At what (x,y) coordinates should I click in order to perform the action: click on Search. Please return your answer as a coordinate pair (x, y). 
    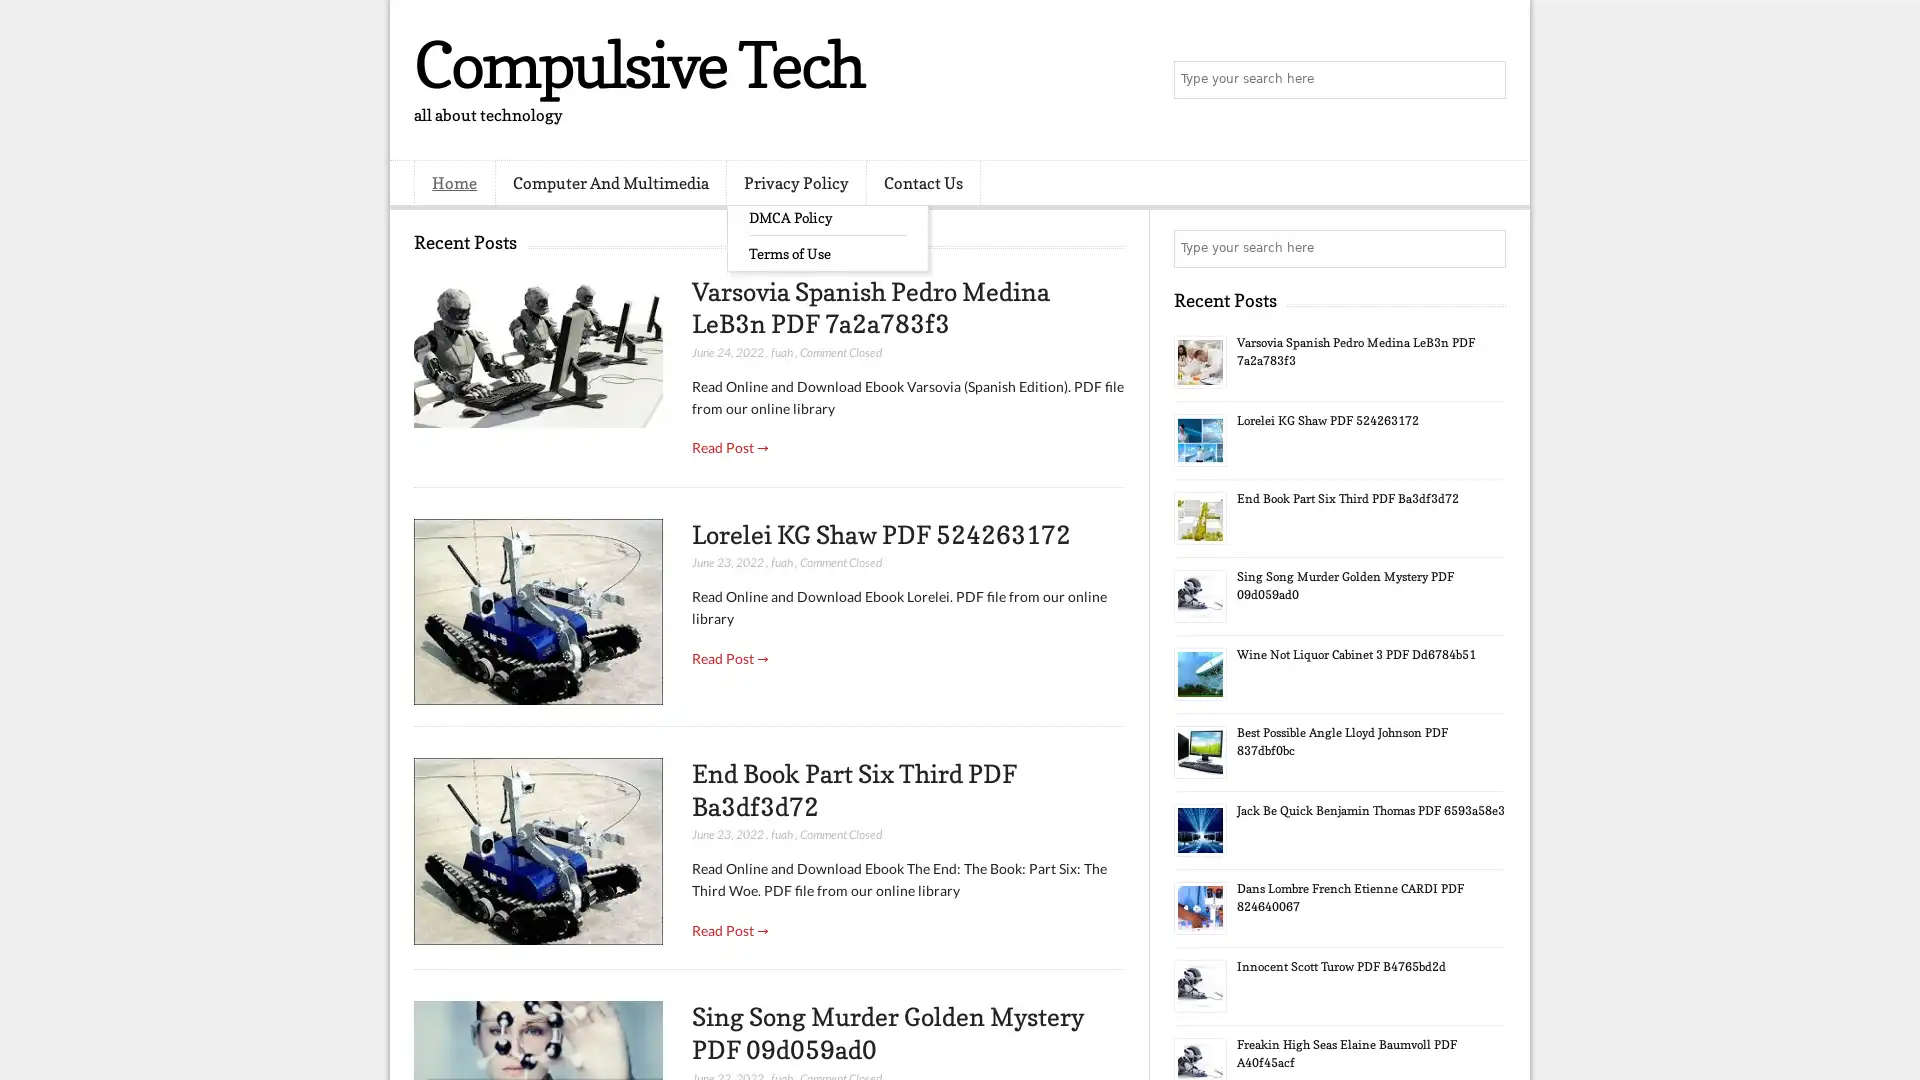
    Looking at the image, I should click on (1485, 80).